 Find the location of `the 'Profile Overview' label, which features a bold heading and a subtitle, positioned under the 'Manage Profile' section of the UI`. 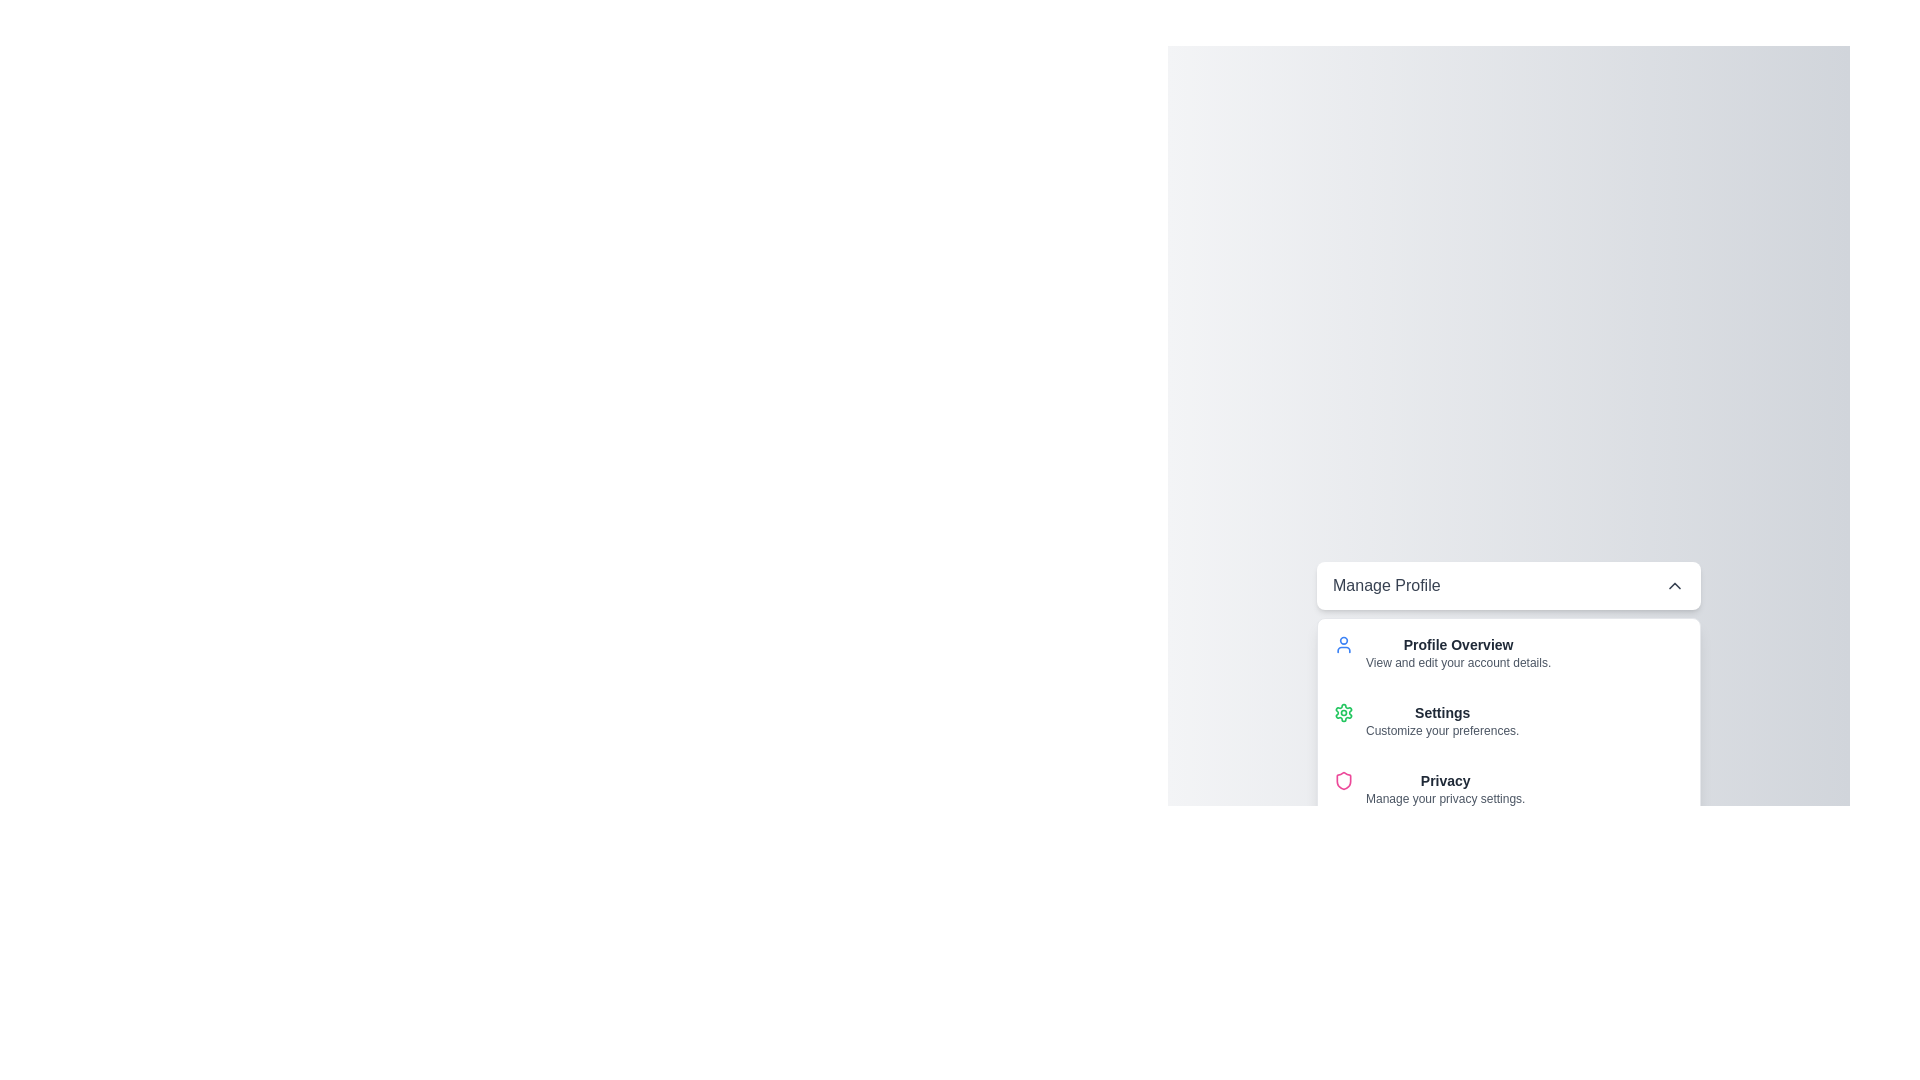

the 'Profile Overview' label, which features a bold heading and a subtitle, positioned under the 'Manage Profile' section of the UI is located at coordinates (1458, 652).